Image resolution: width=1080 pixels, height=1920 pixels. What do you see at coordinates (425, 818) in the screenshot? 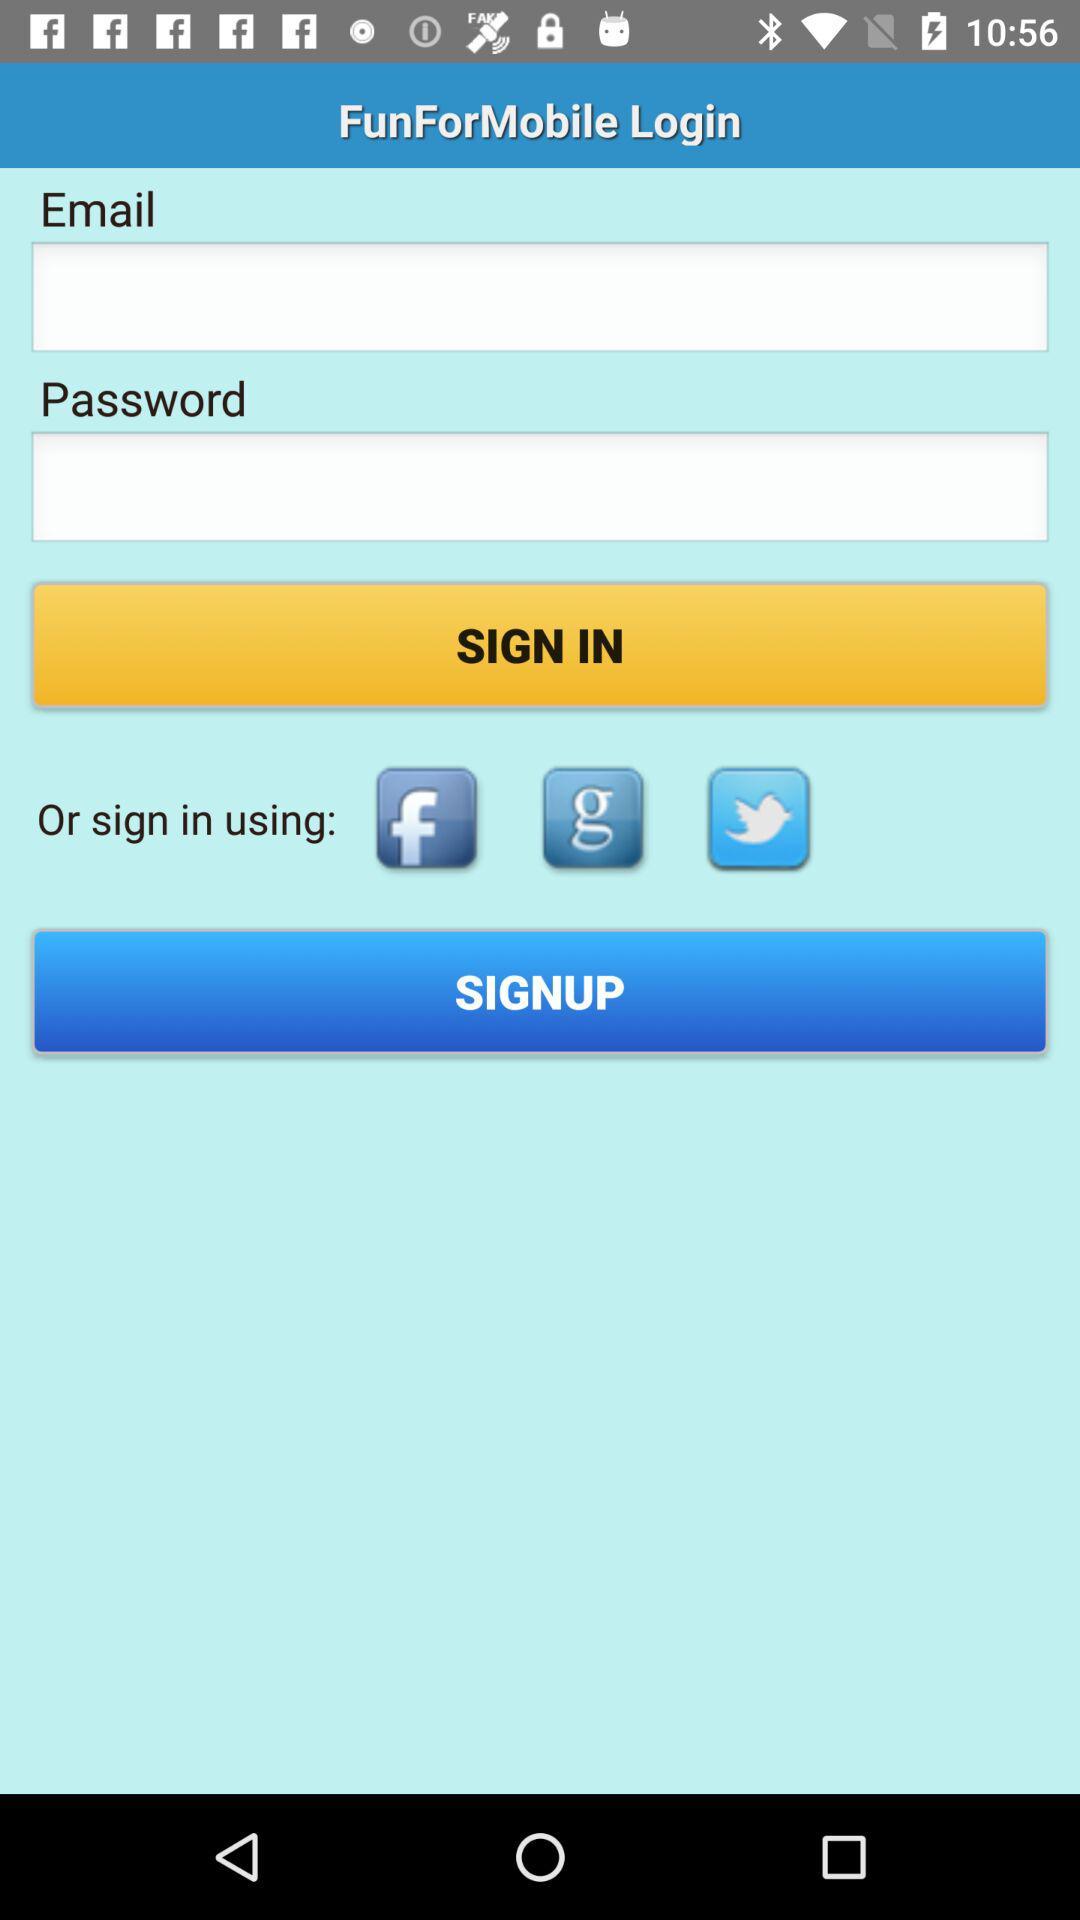
I see `the icon below sign in icon` at bounding box center [425, 818].